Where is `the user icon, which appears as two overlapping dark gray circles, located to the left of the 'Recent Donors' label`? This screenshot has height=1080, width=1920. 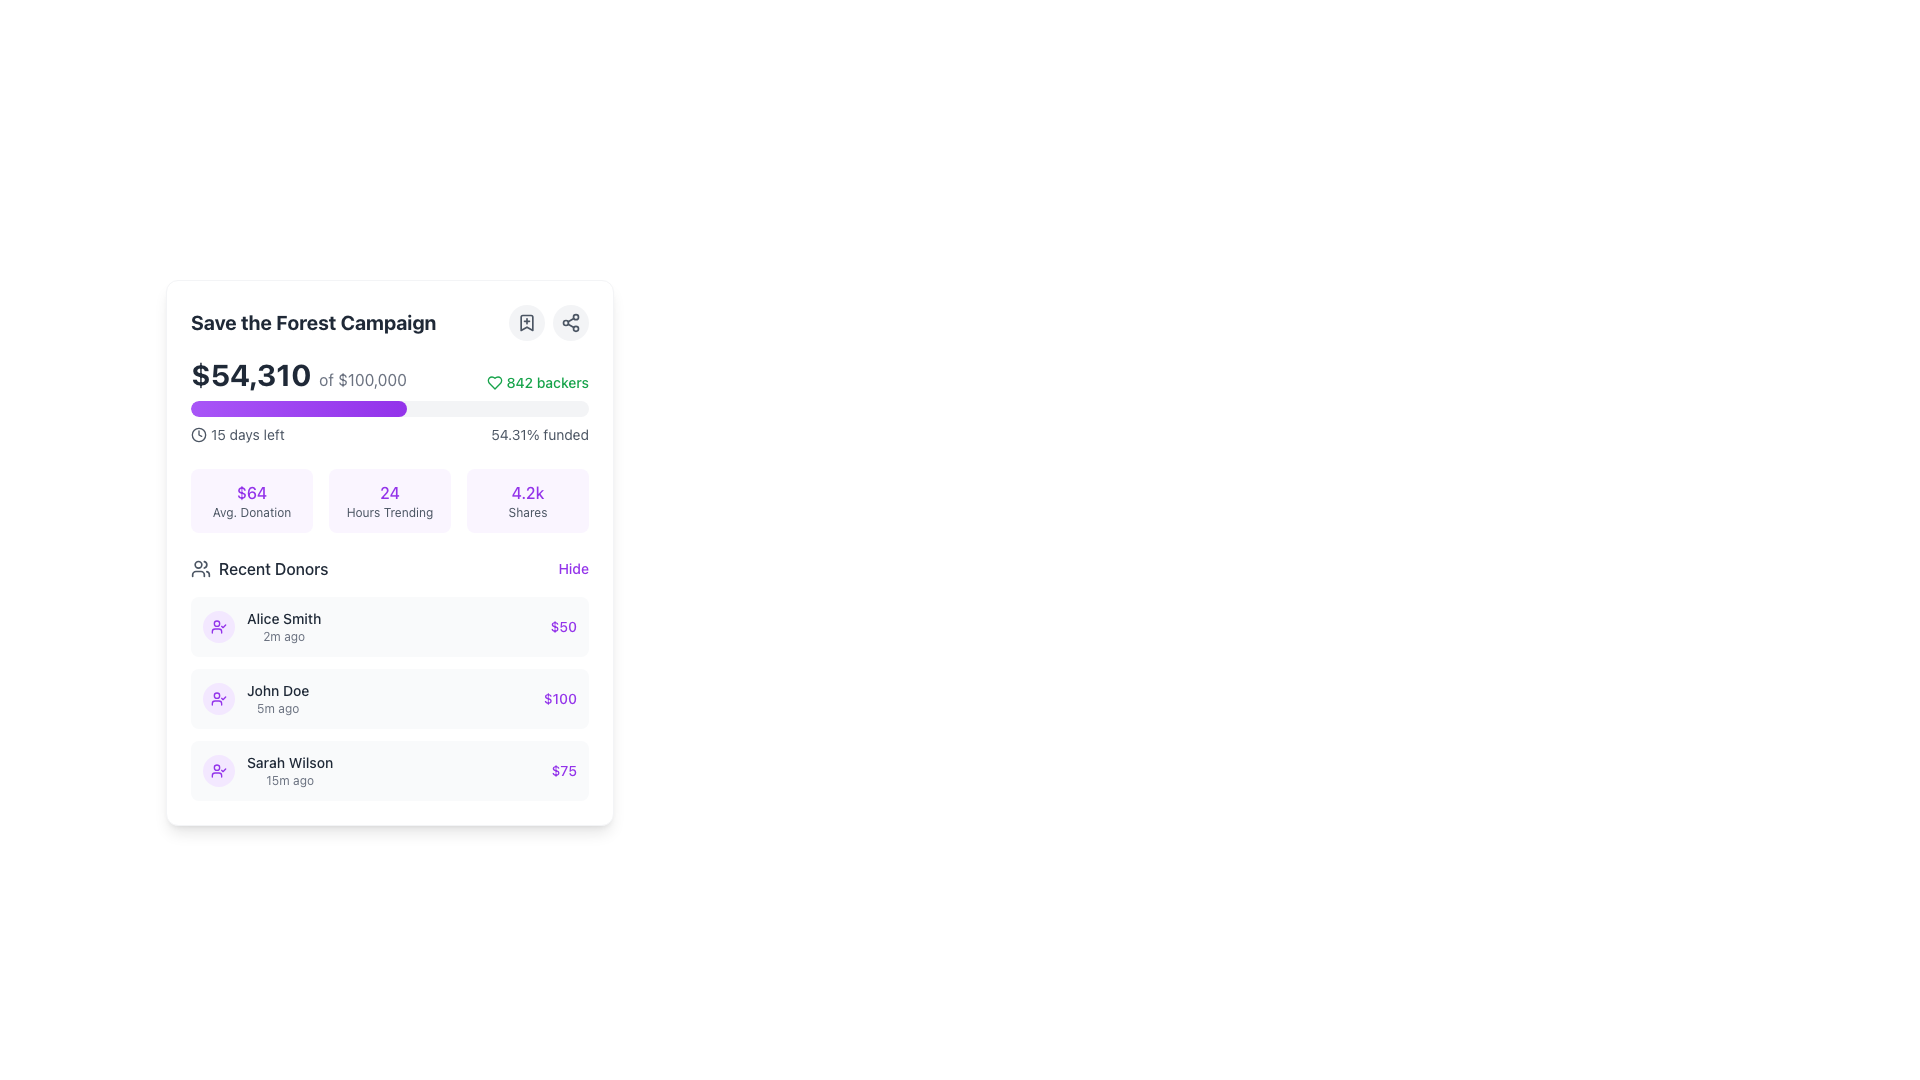
the user icon, which appears as two overlapping dark gray circles, located to the left of the 'Recent Donors' label is located at coordinates (201, 569).